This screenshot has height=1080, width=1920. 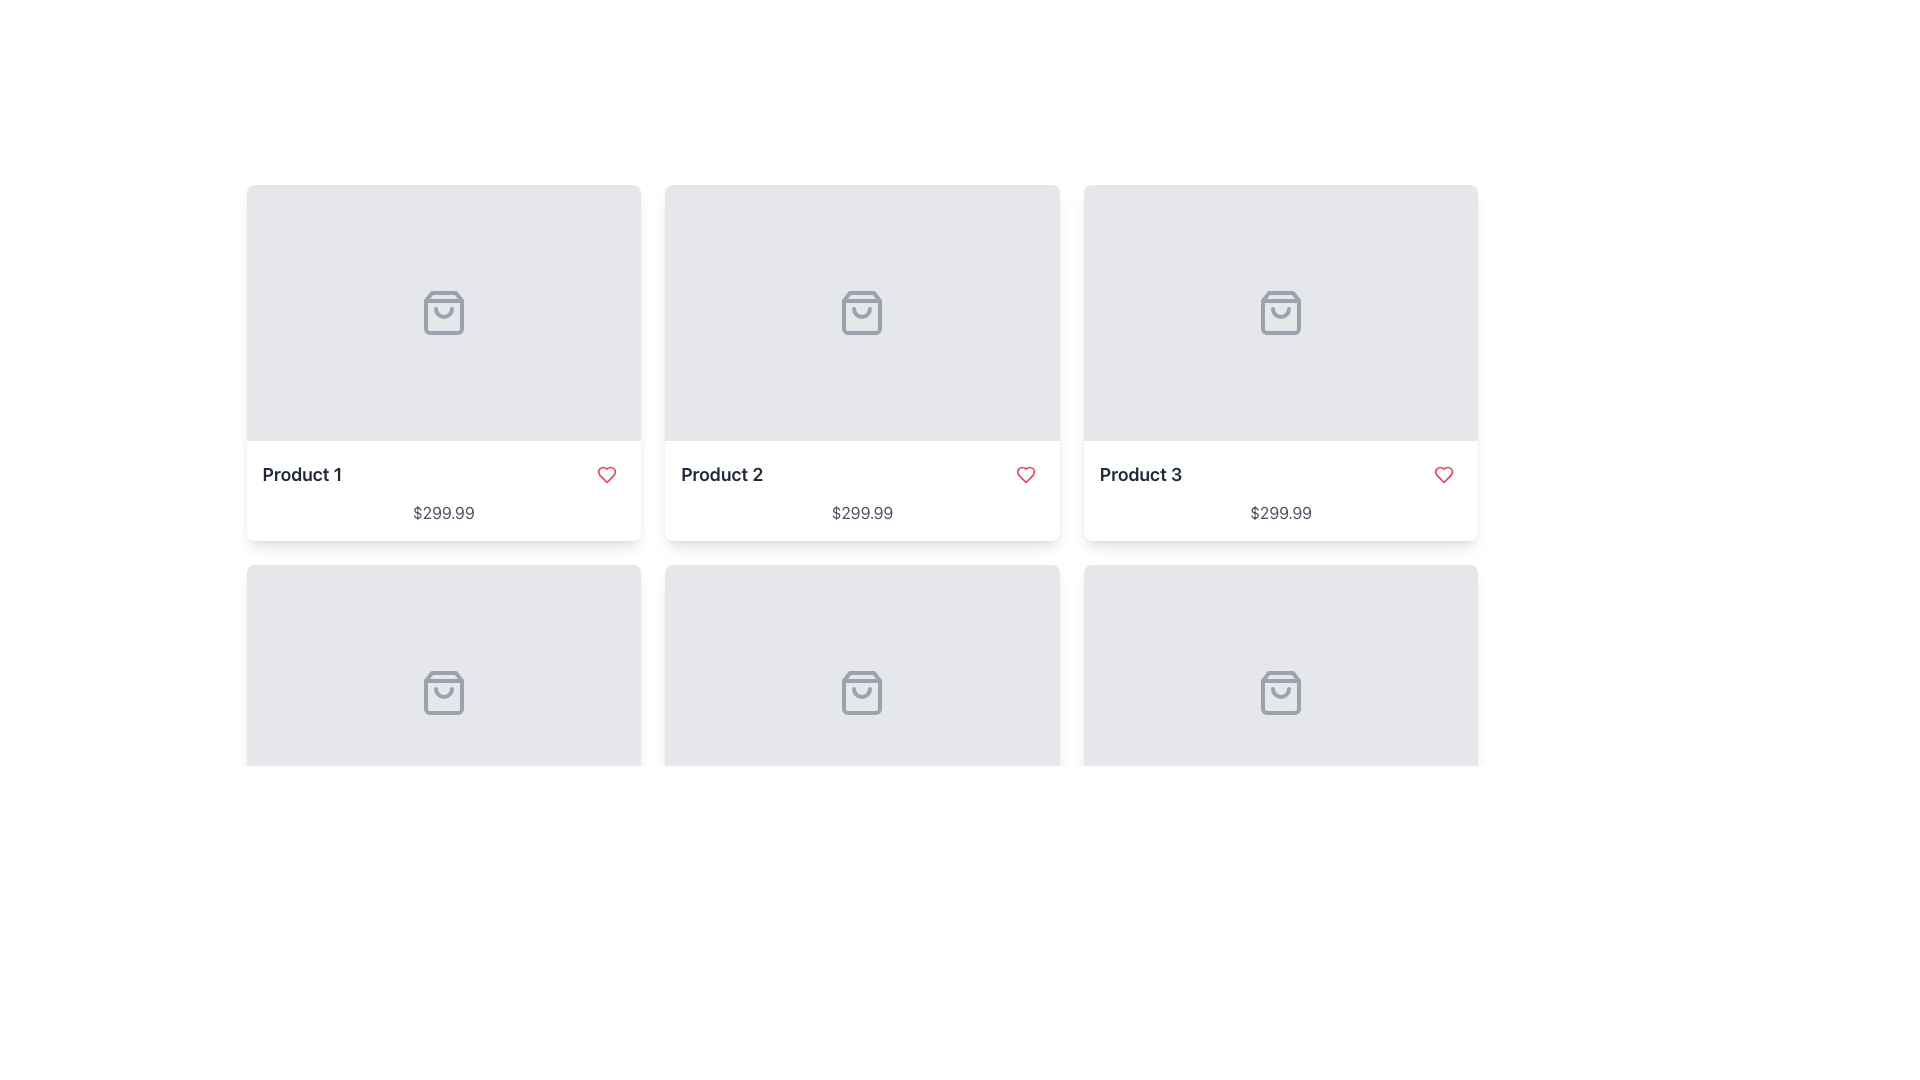 I want to click on the product using the text label located, so click(x=301, y=474).